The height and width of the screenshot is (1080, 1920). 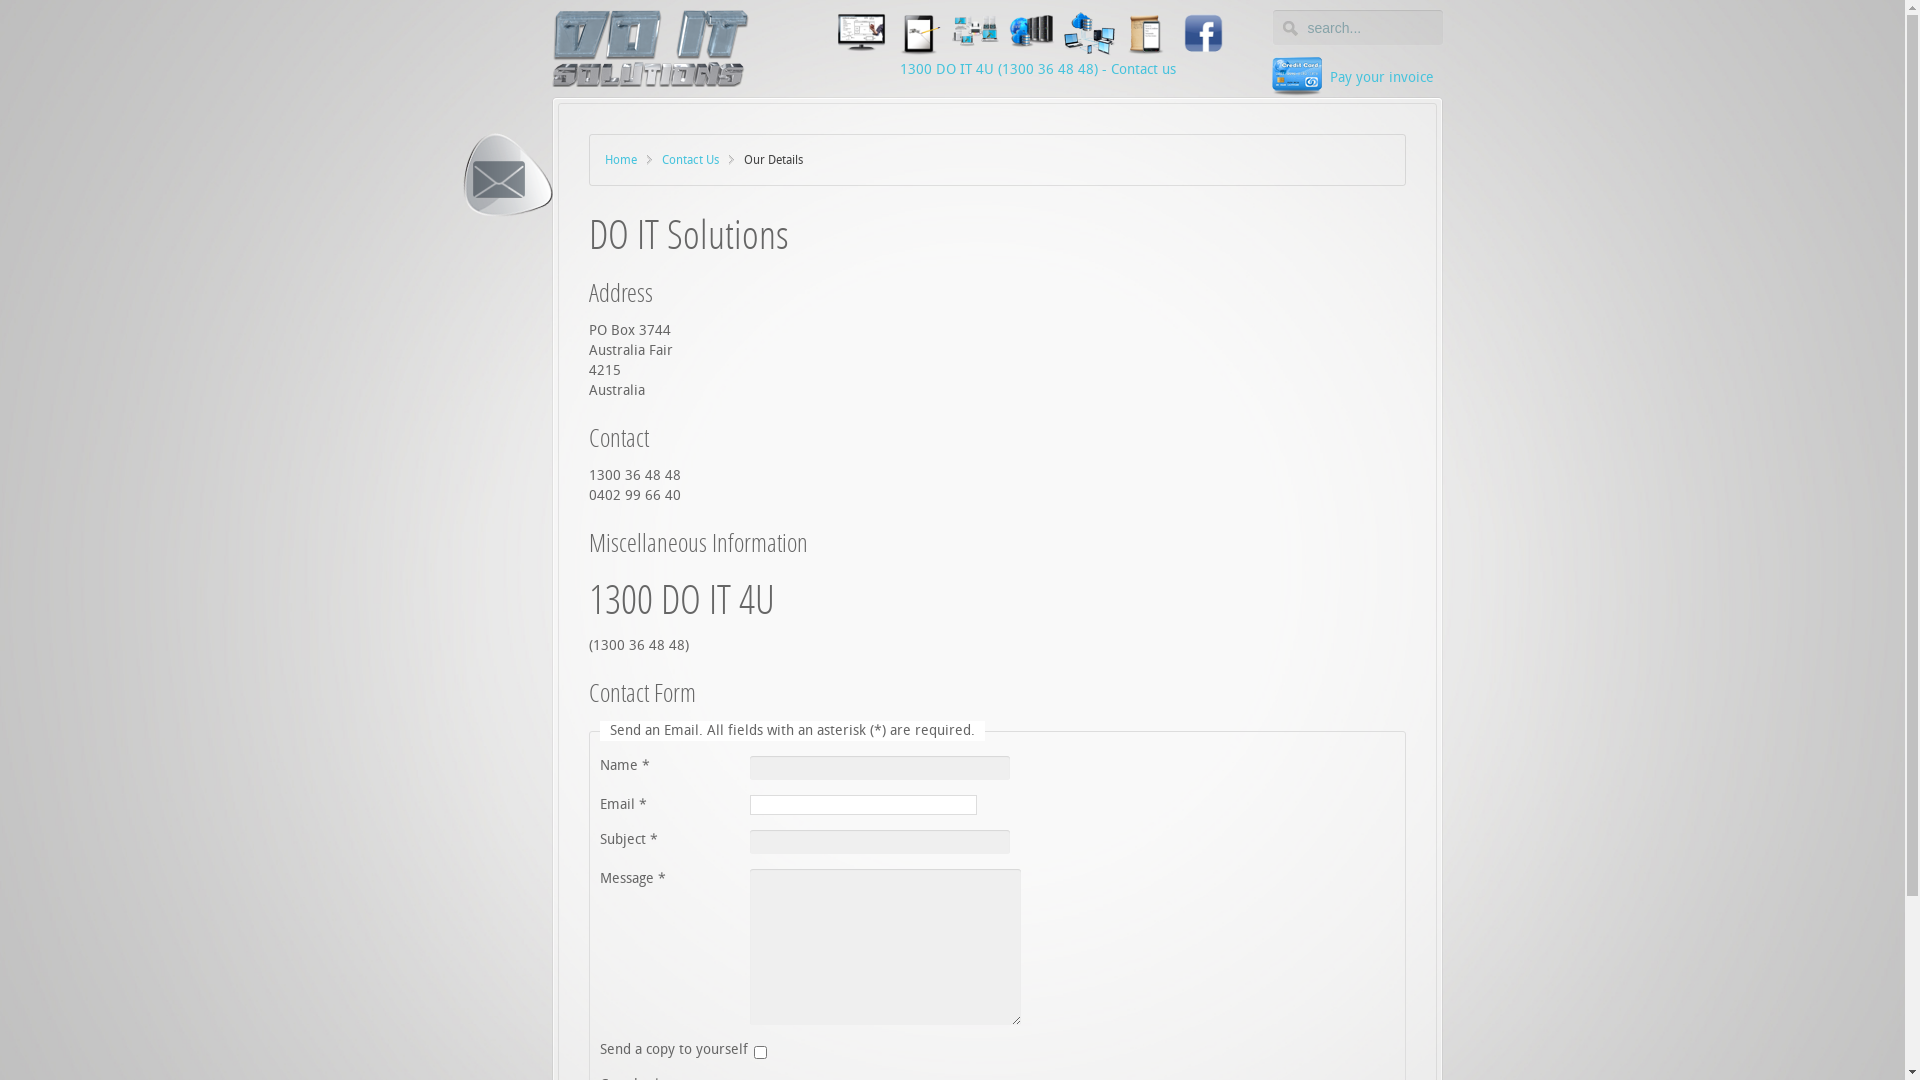 I want to click on 'Reset', so click(x=4, y=3).